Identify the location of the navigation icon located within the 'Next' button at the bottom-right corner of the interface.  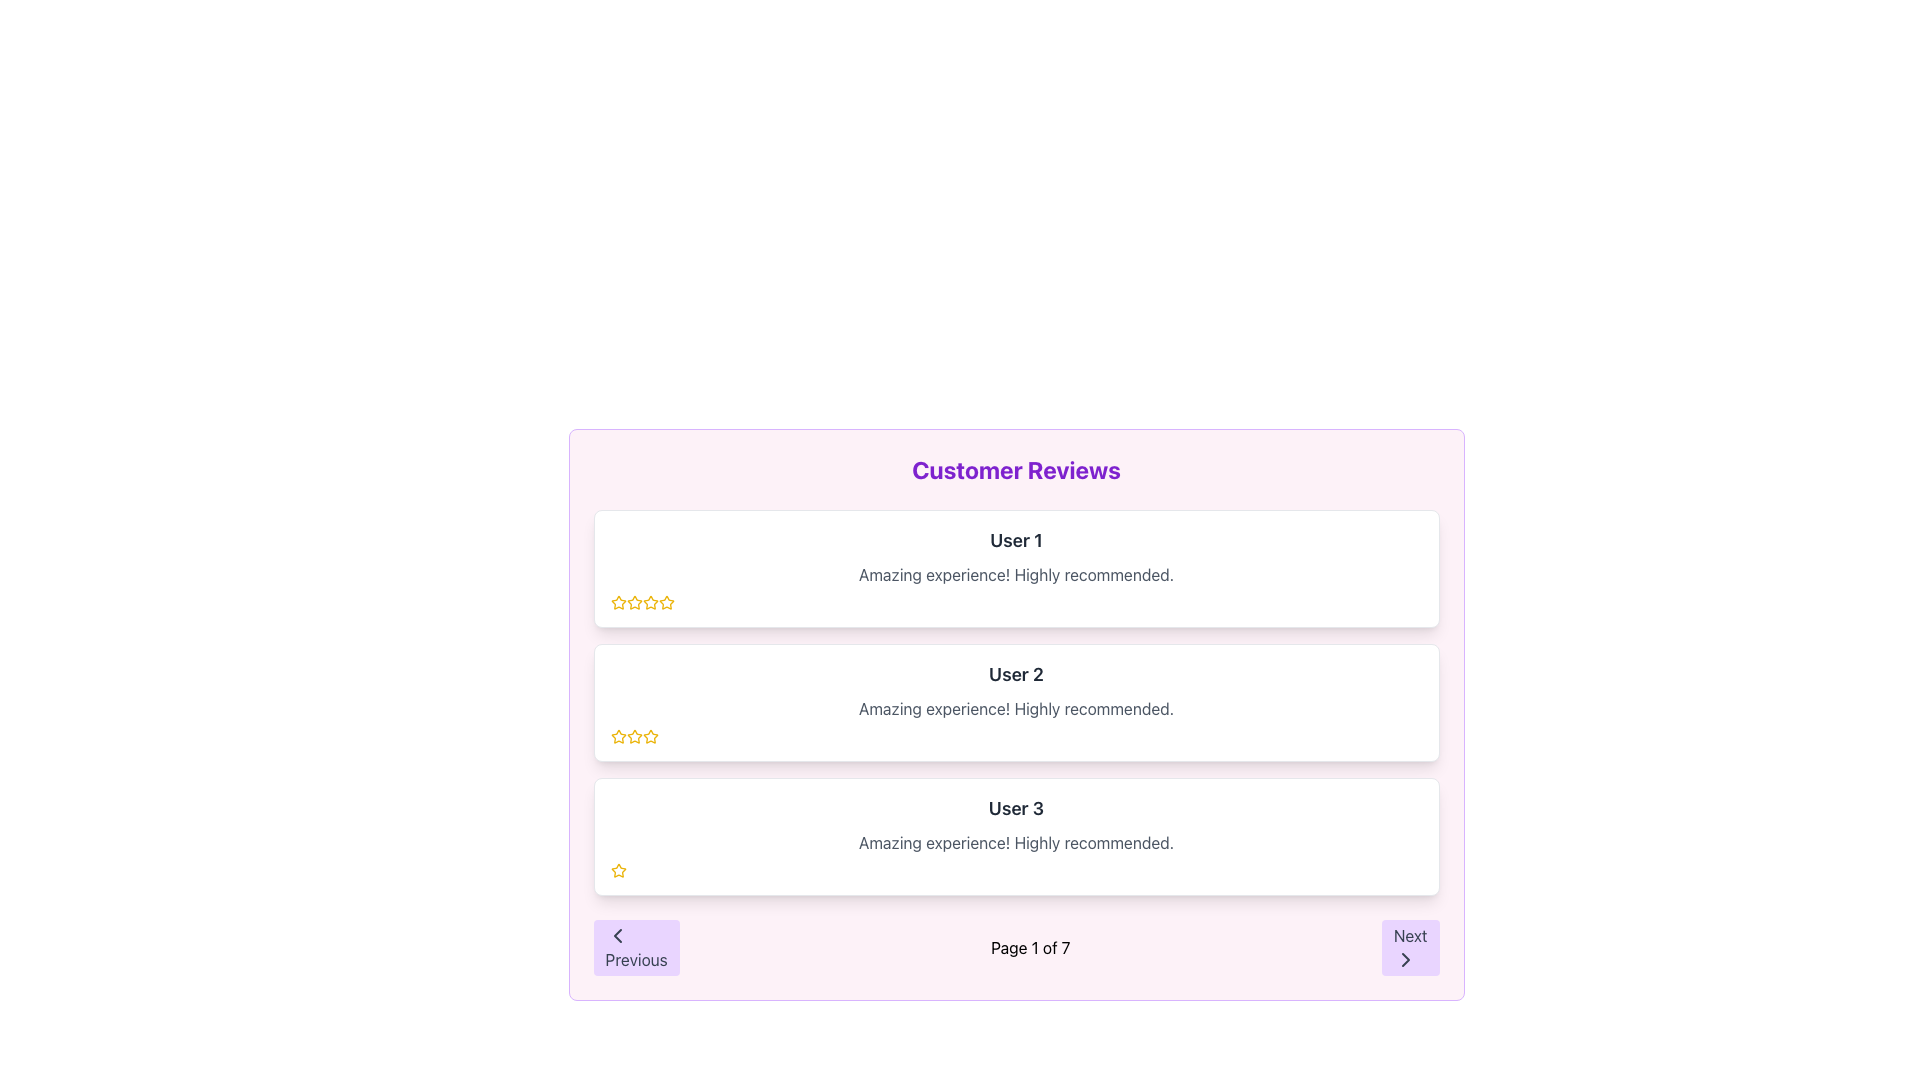
(1404, 959).